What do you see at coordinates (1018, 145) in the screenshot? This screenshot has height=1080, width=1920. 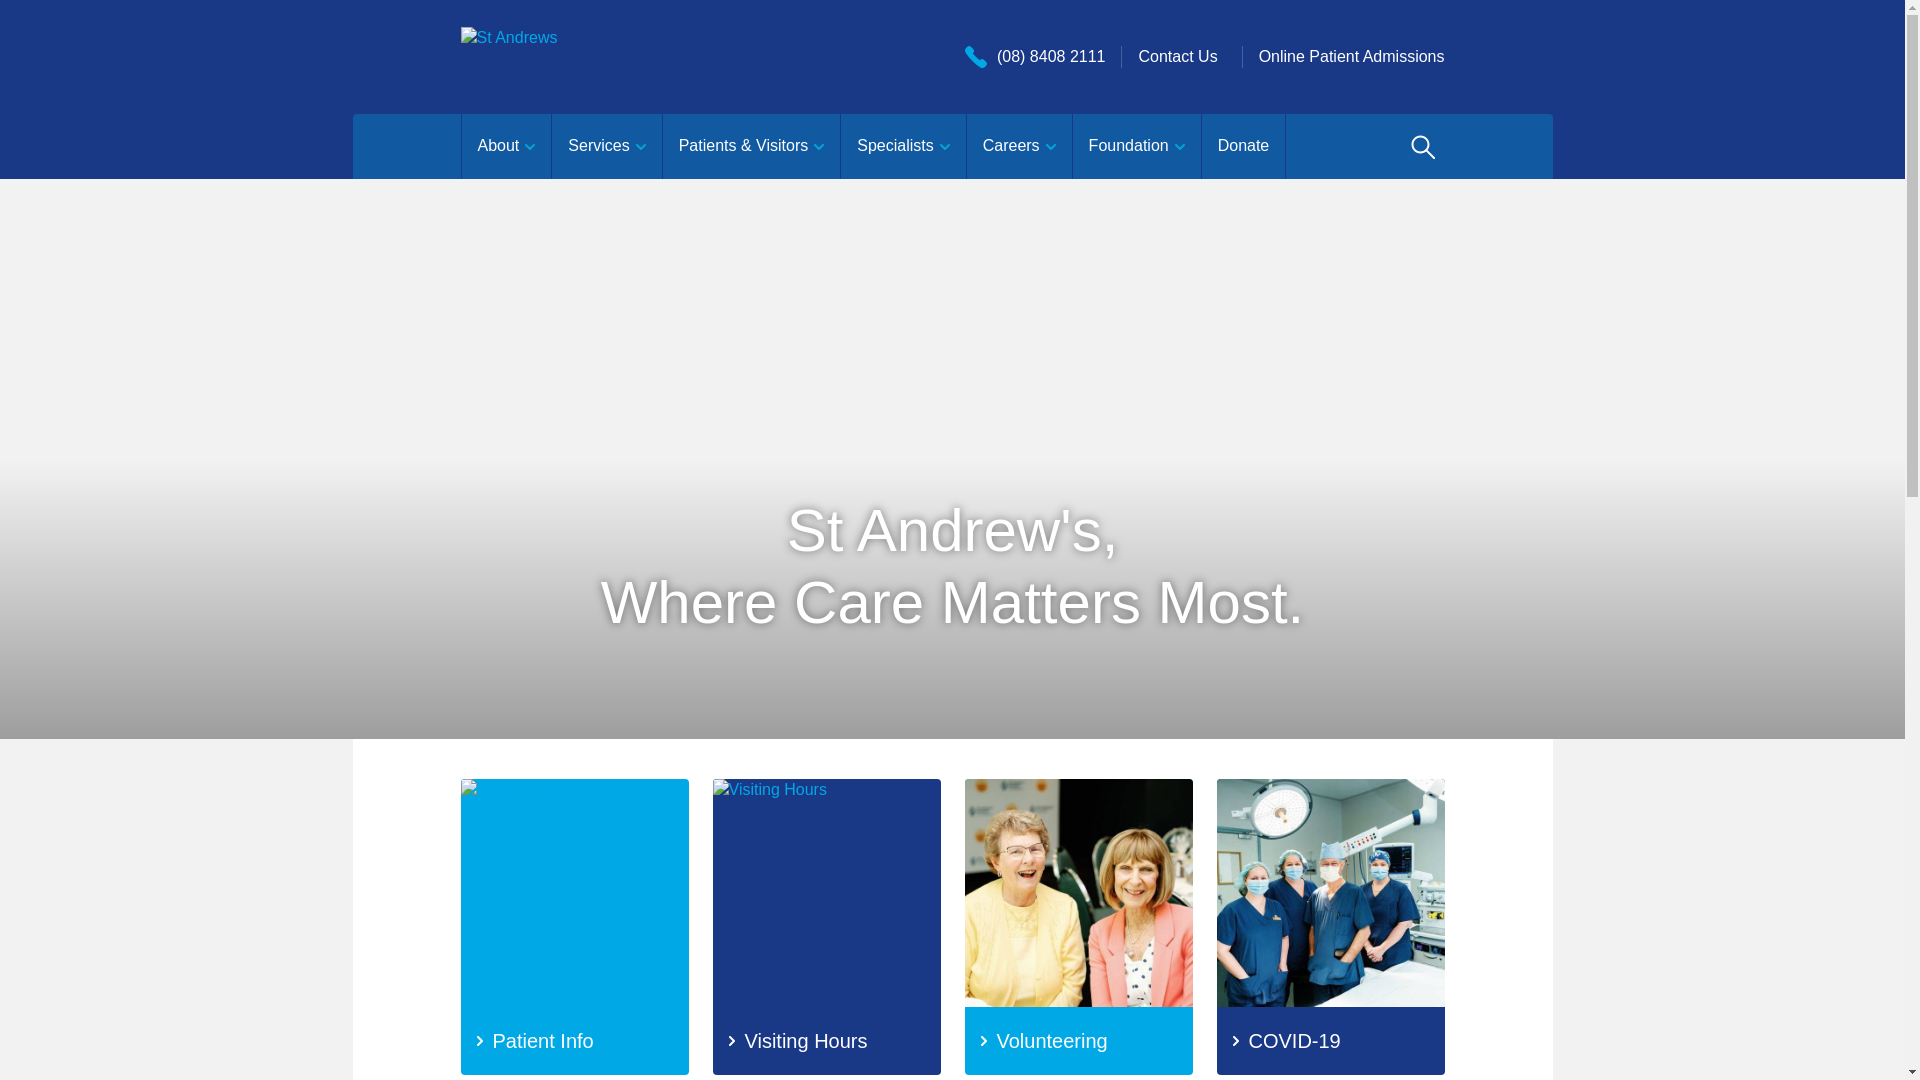 I see `'Careers'` at bounding box center [1018, 145].